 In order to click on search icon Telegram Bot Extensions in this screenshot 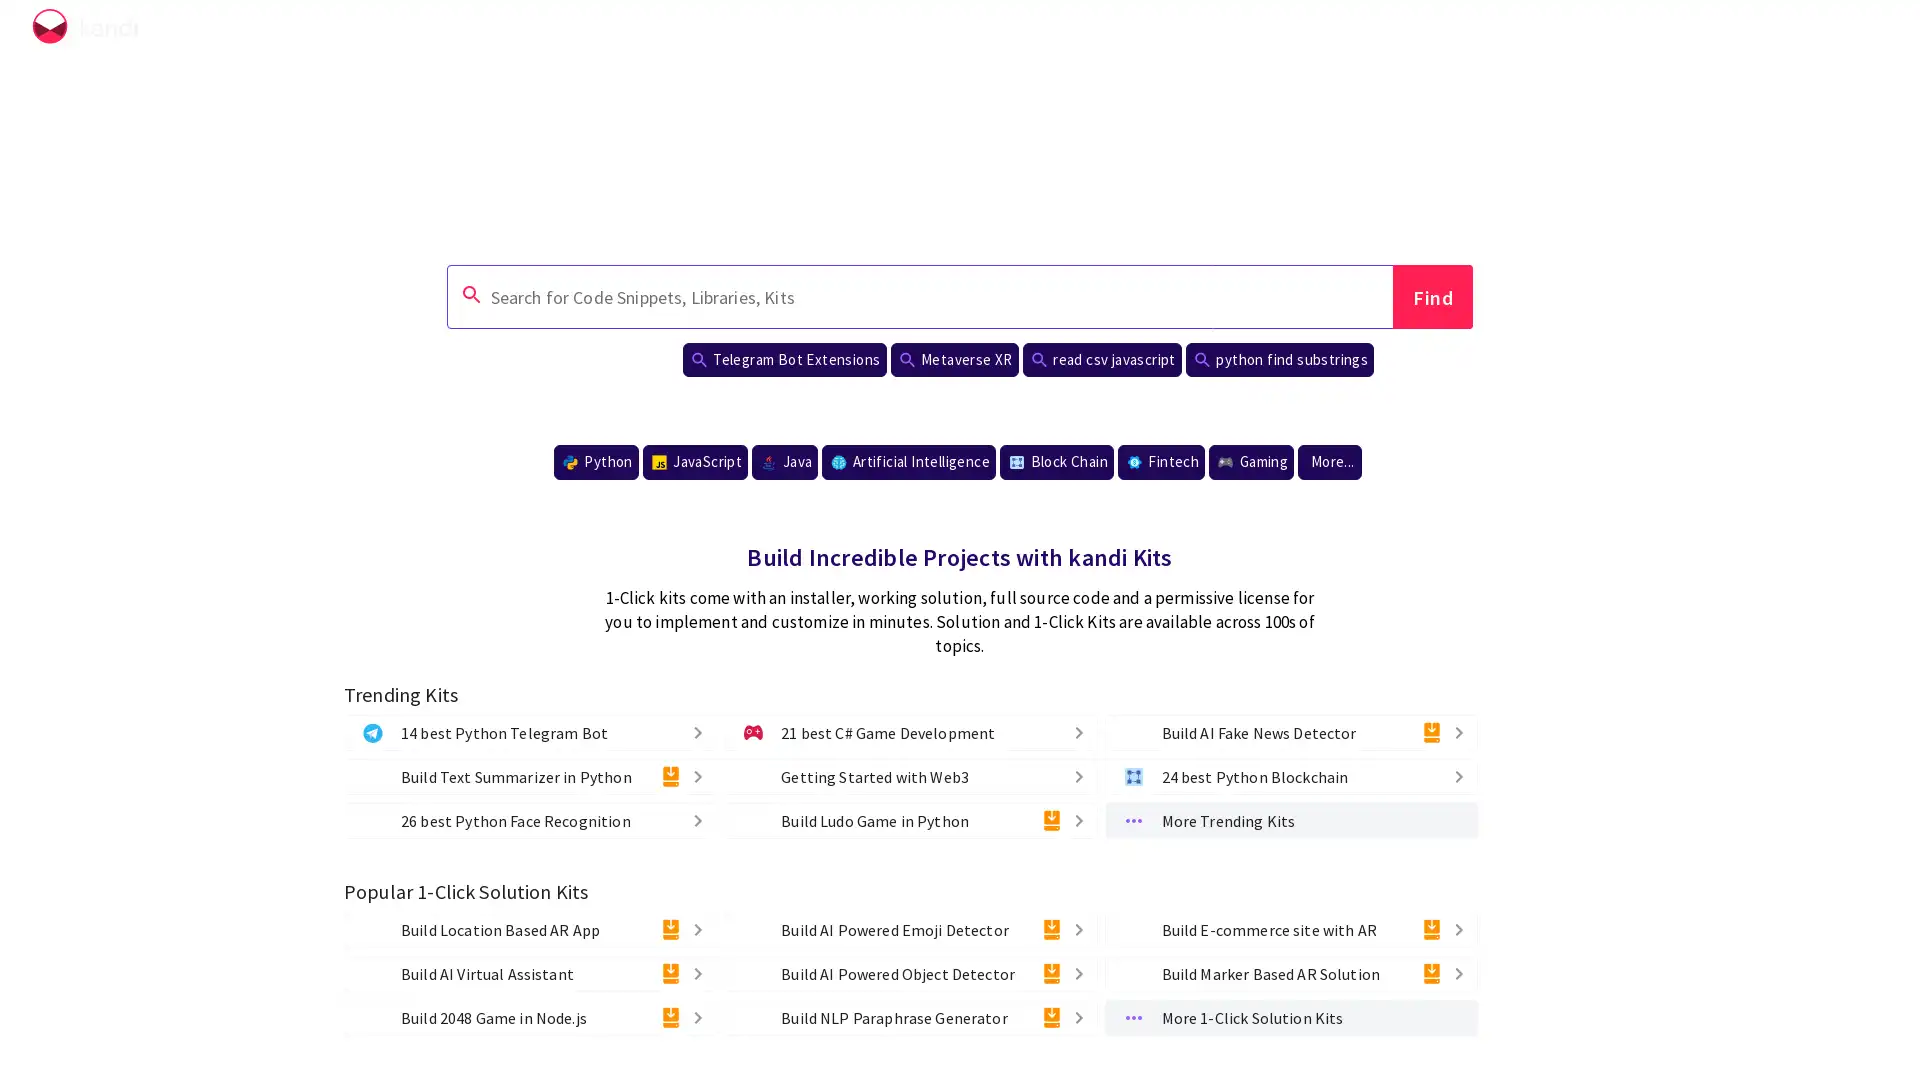, I will do `click(782, 358)`.